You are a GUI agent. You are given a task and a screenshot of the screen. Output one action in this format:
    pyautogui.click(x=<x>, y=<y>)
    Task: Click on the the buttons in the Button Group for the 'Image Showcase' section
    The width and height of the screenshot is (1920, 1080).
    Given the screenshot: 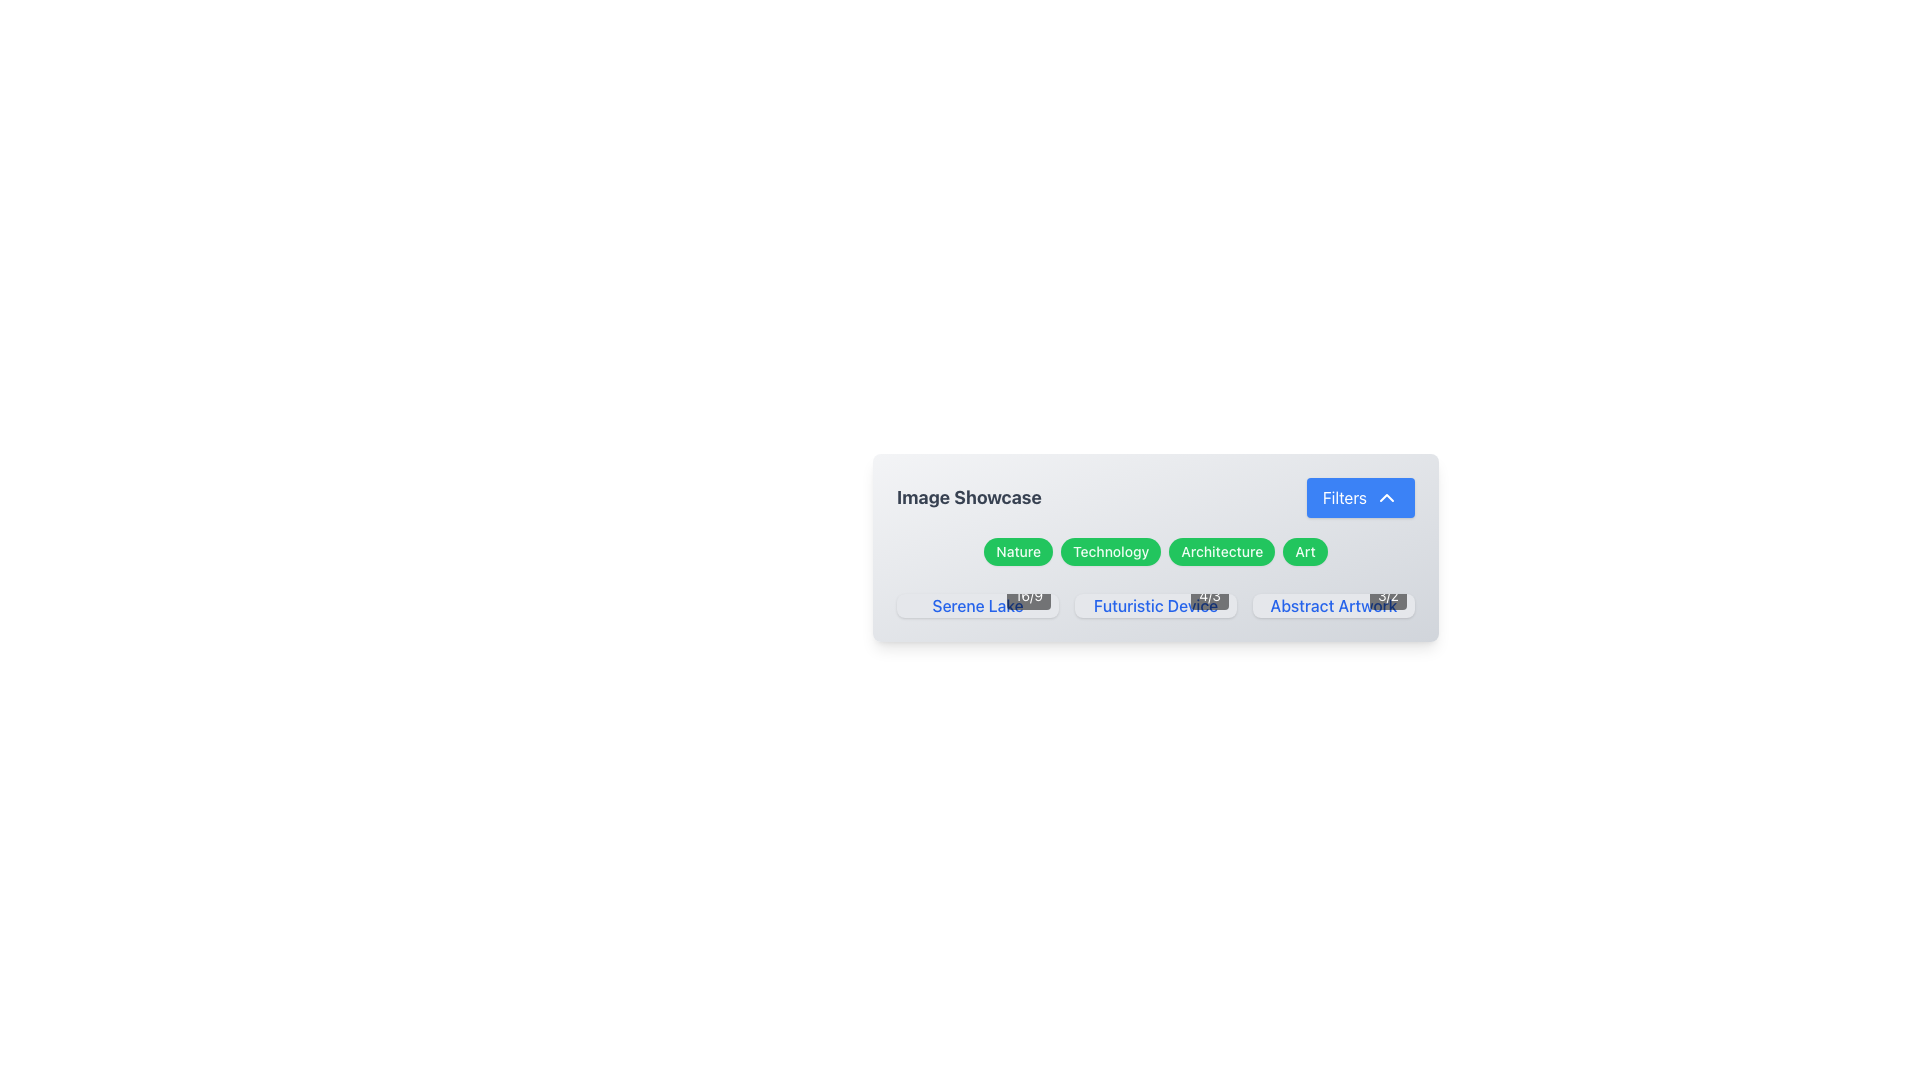 What is the action you would take?
    pyautogui.click(x=1156, y=551)
    